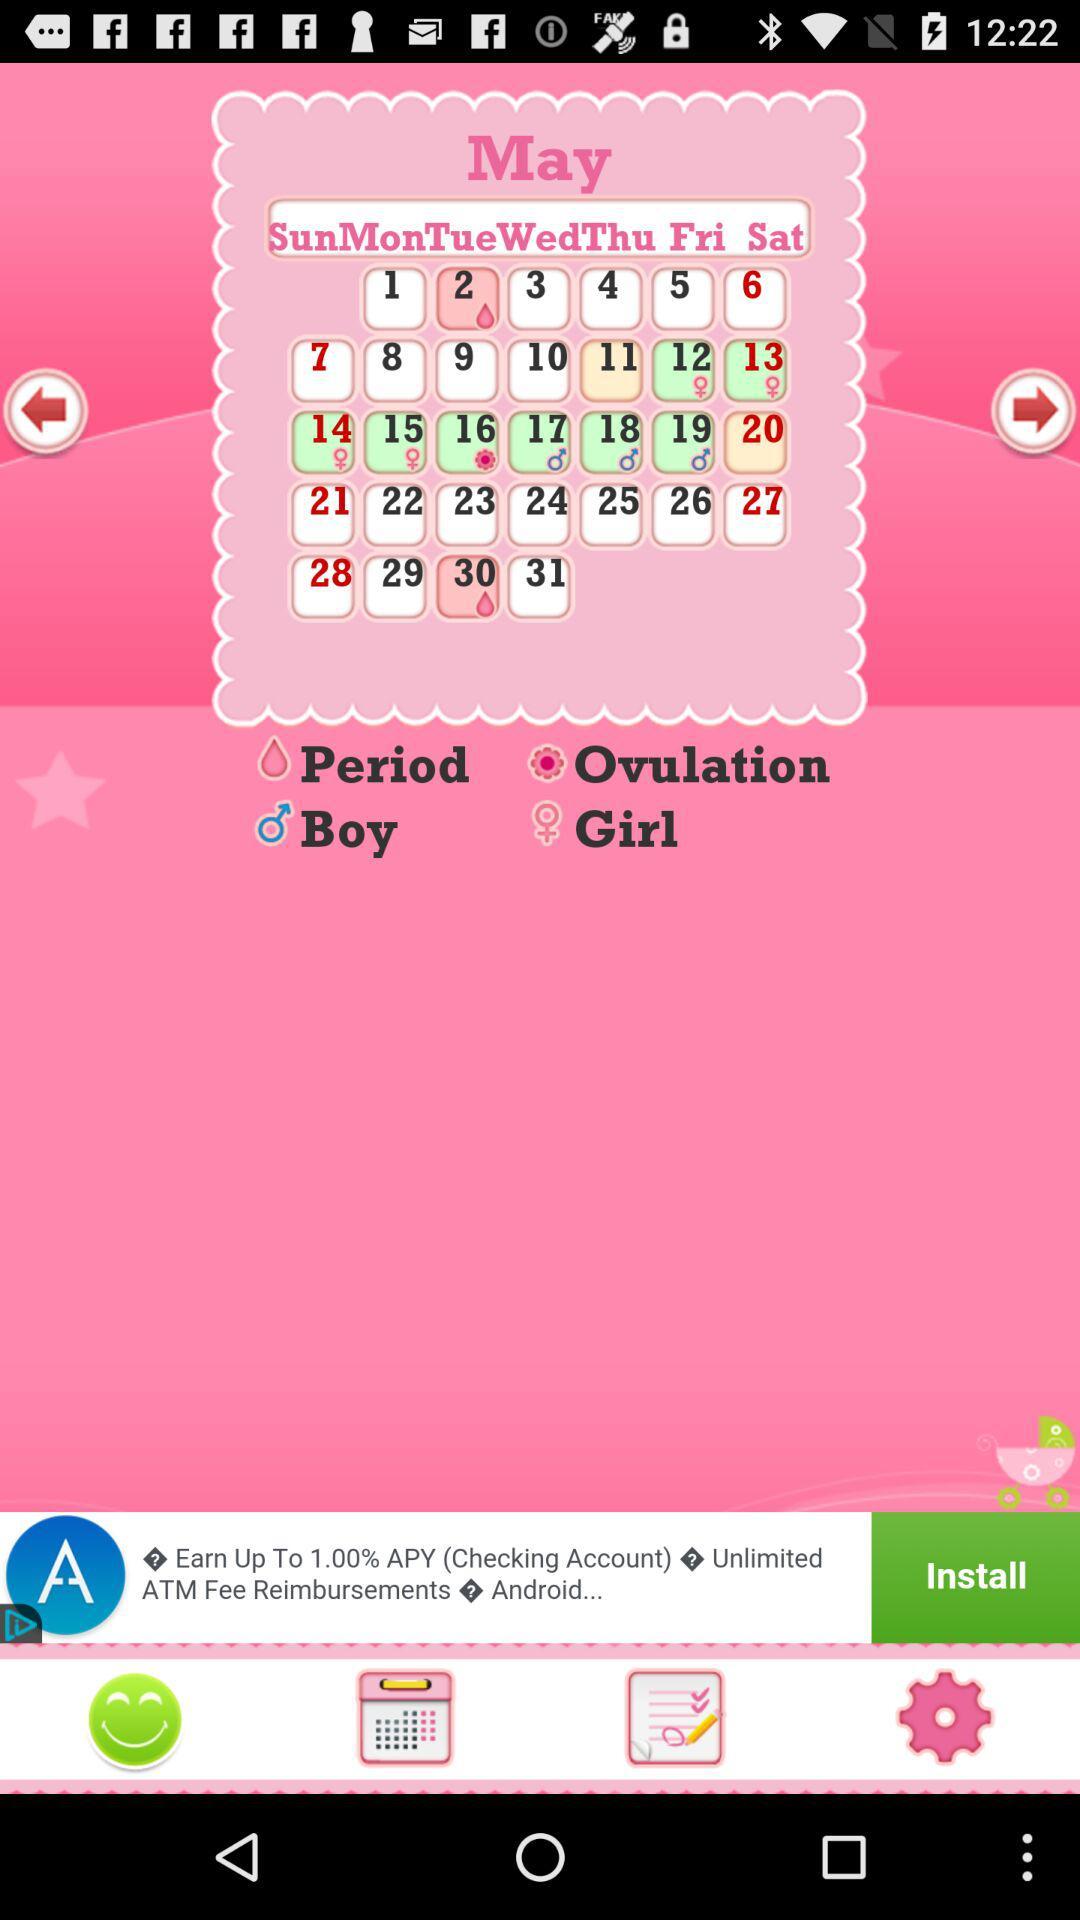 The image size is (1080, 1920). Describe the element at coordinates (45, 410) in the screenshot. I see `previous` at that location.